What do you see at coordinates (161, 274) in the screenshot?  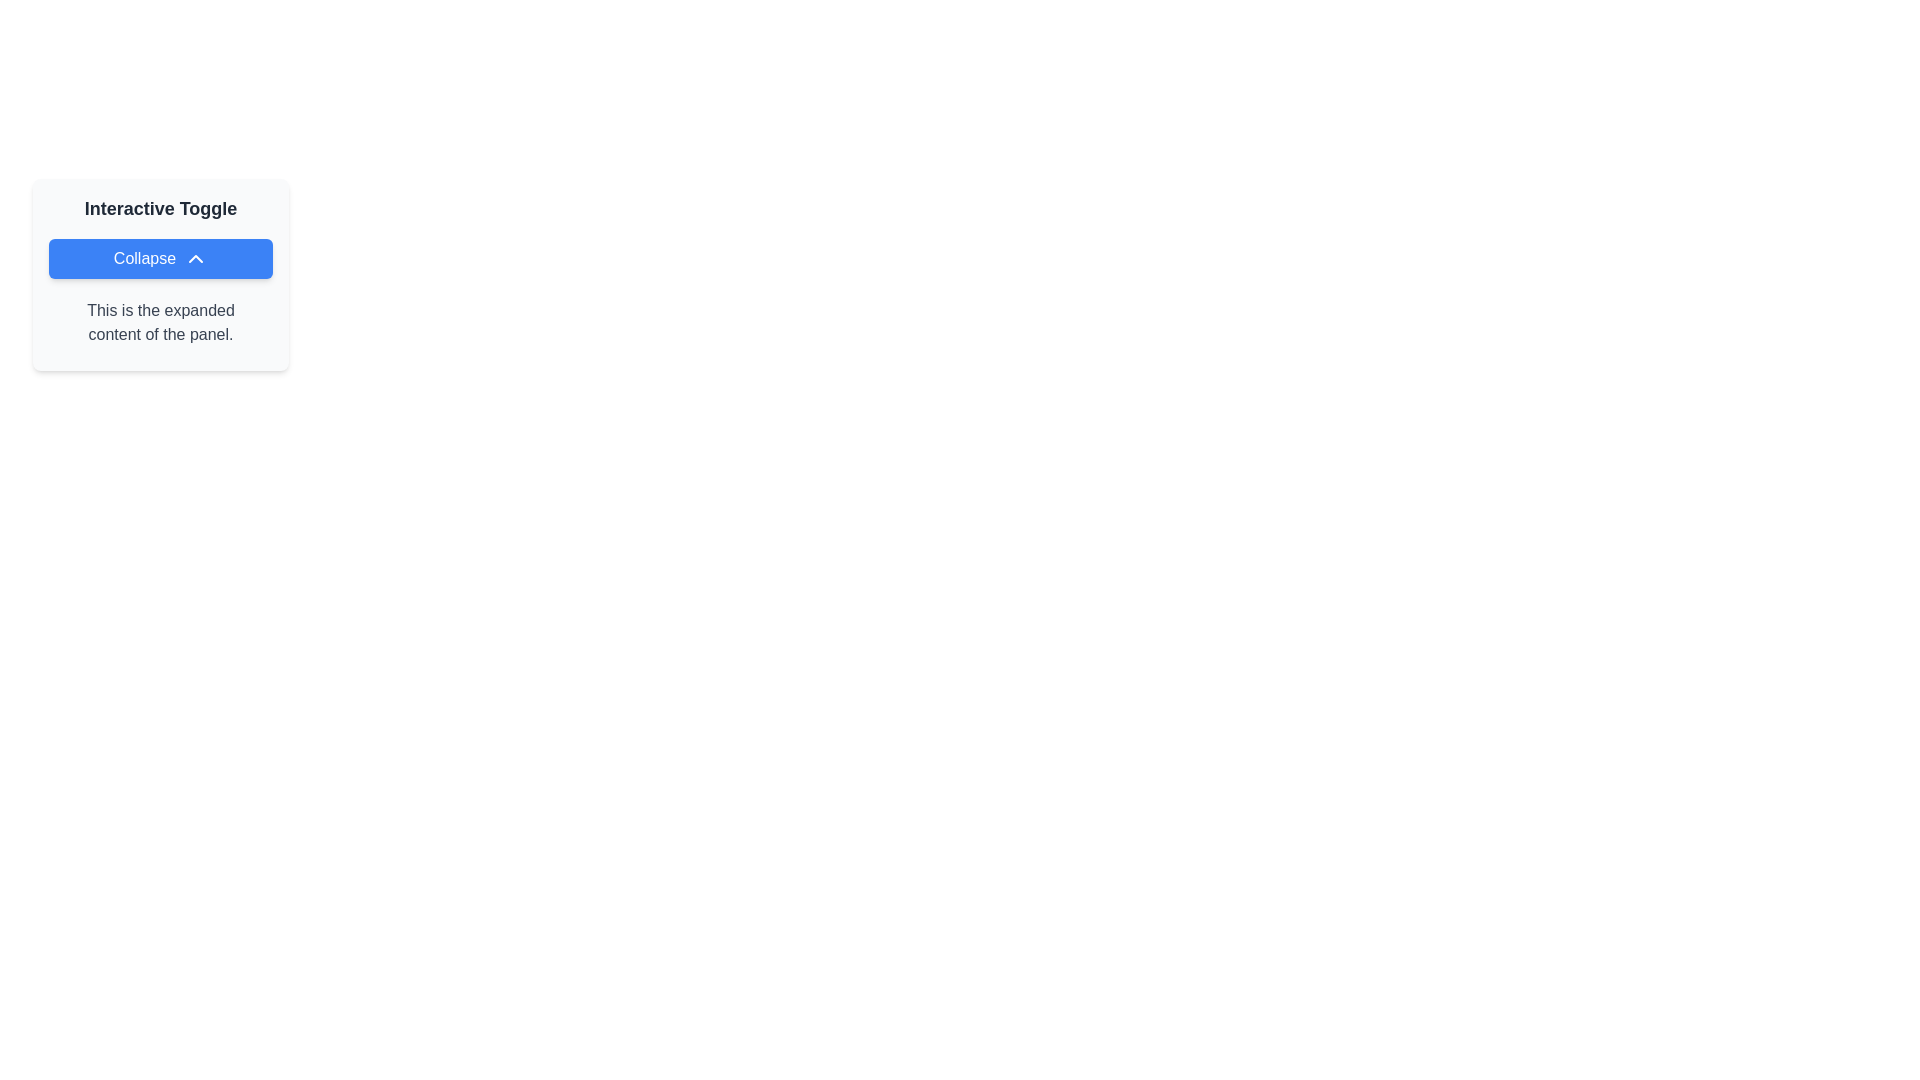 I see `the button located within the 'Interactive Toggle' panel` at bounding box center [161, 274].